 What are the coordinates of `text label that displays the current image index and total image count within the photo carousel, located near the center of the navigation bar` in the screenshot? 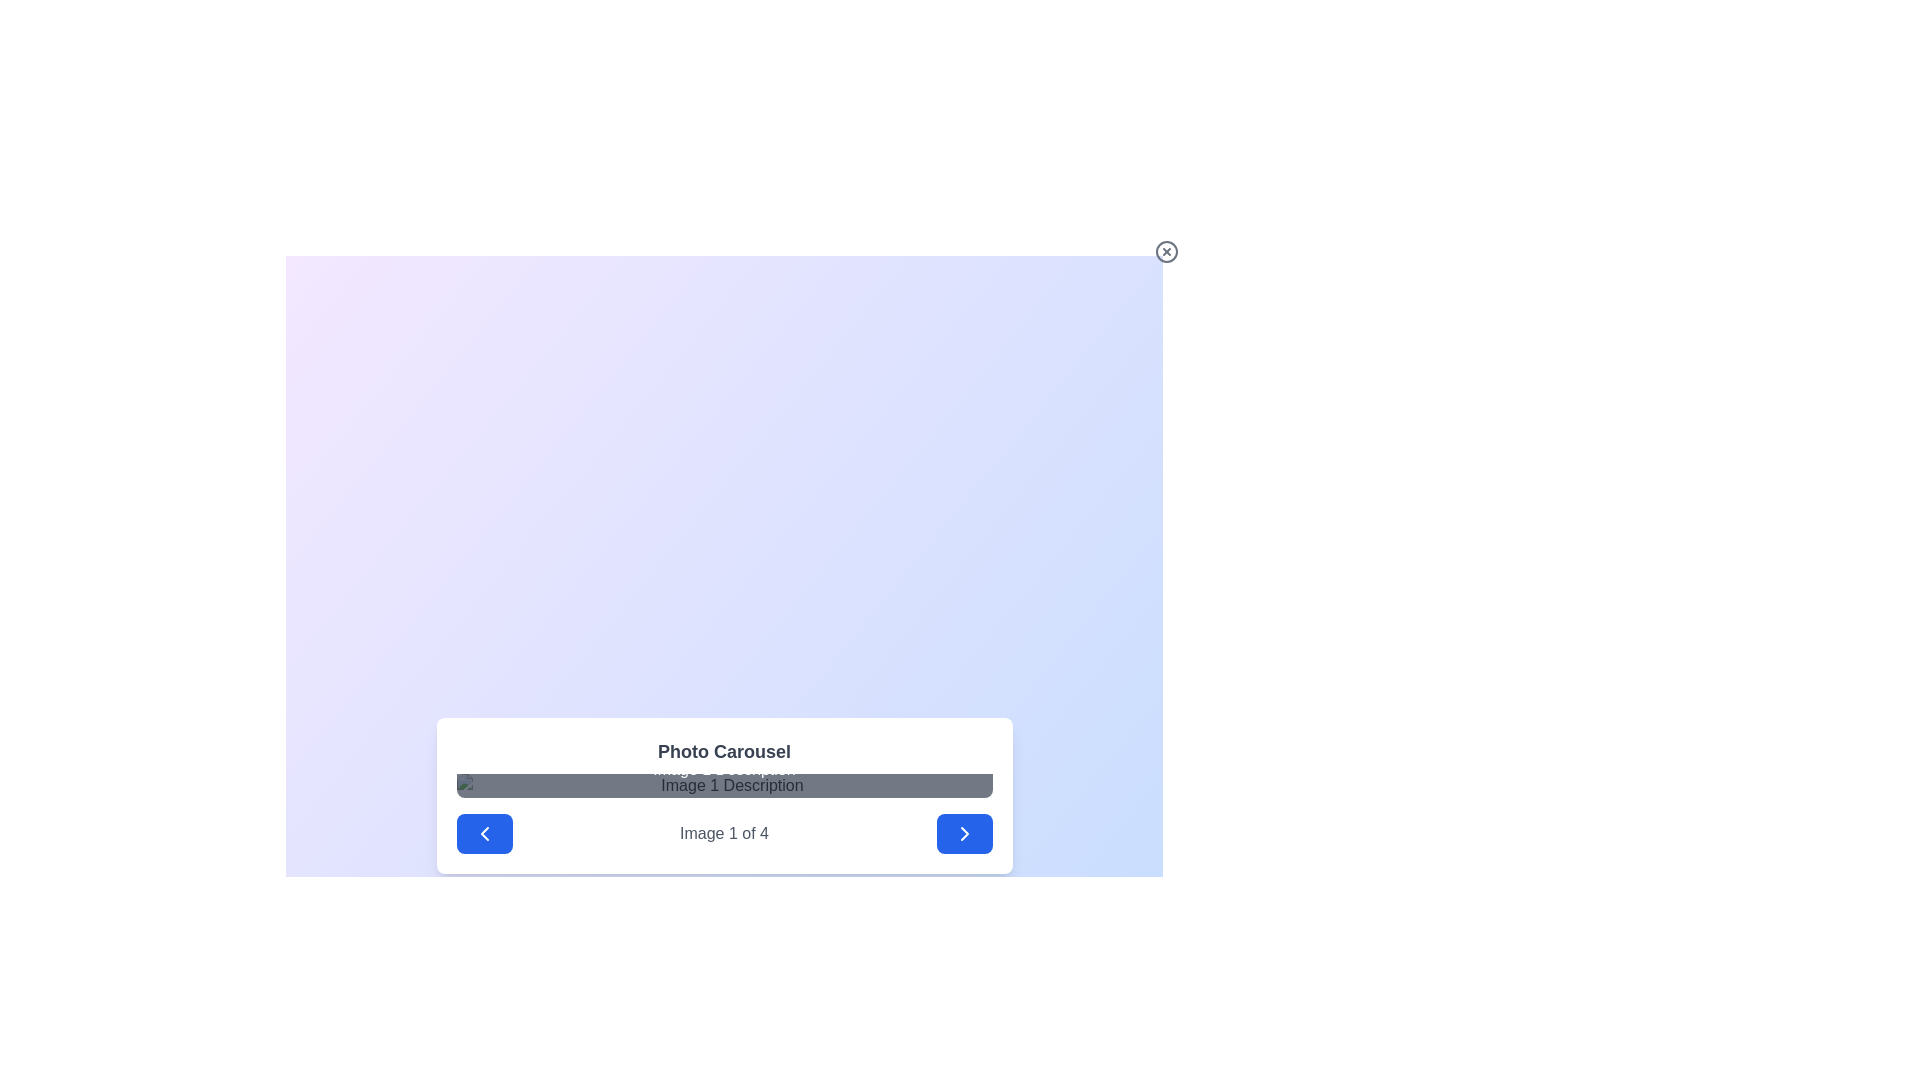 It's located at (723, 833).